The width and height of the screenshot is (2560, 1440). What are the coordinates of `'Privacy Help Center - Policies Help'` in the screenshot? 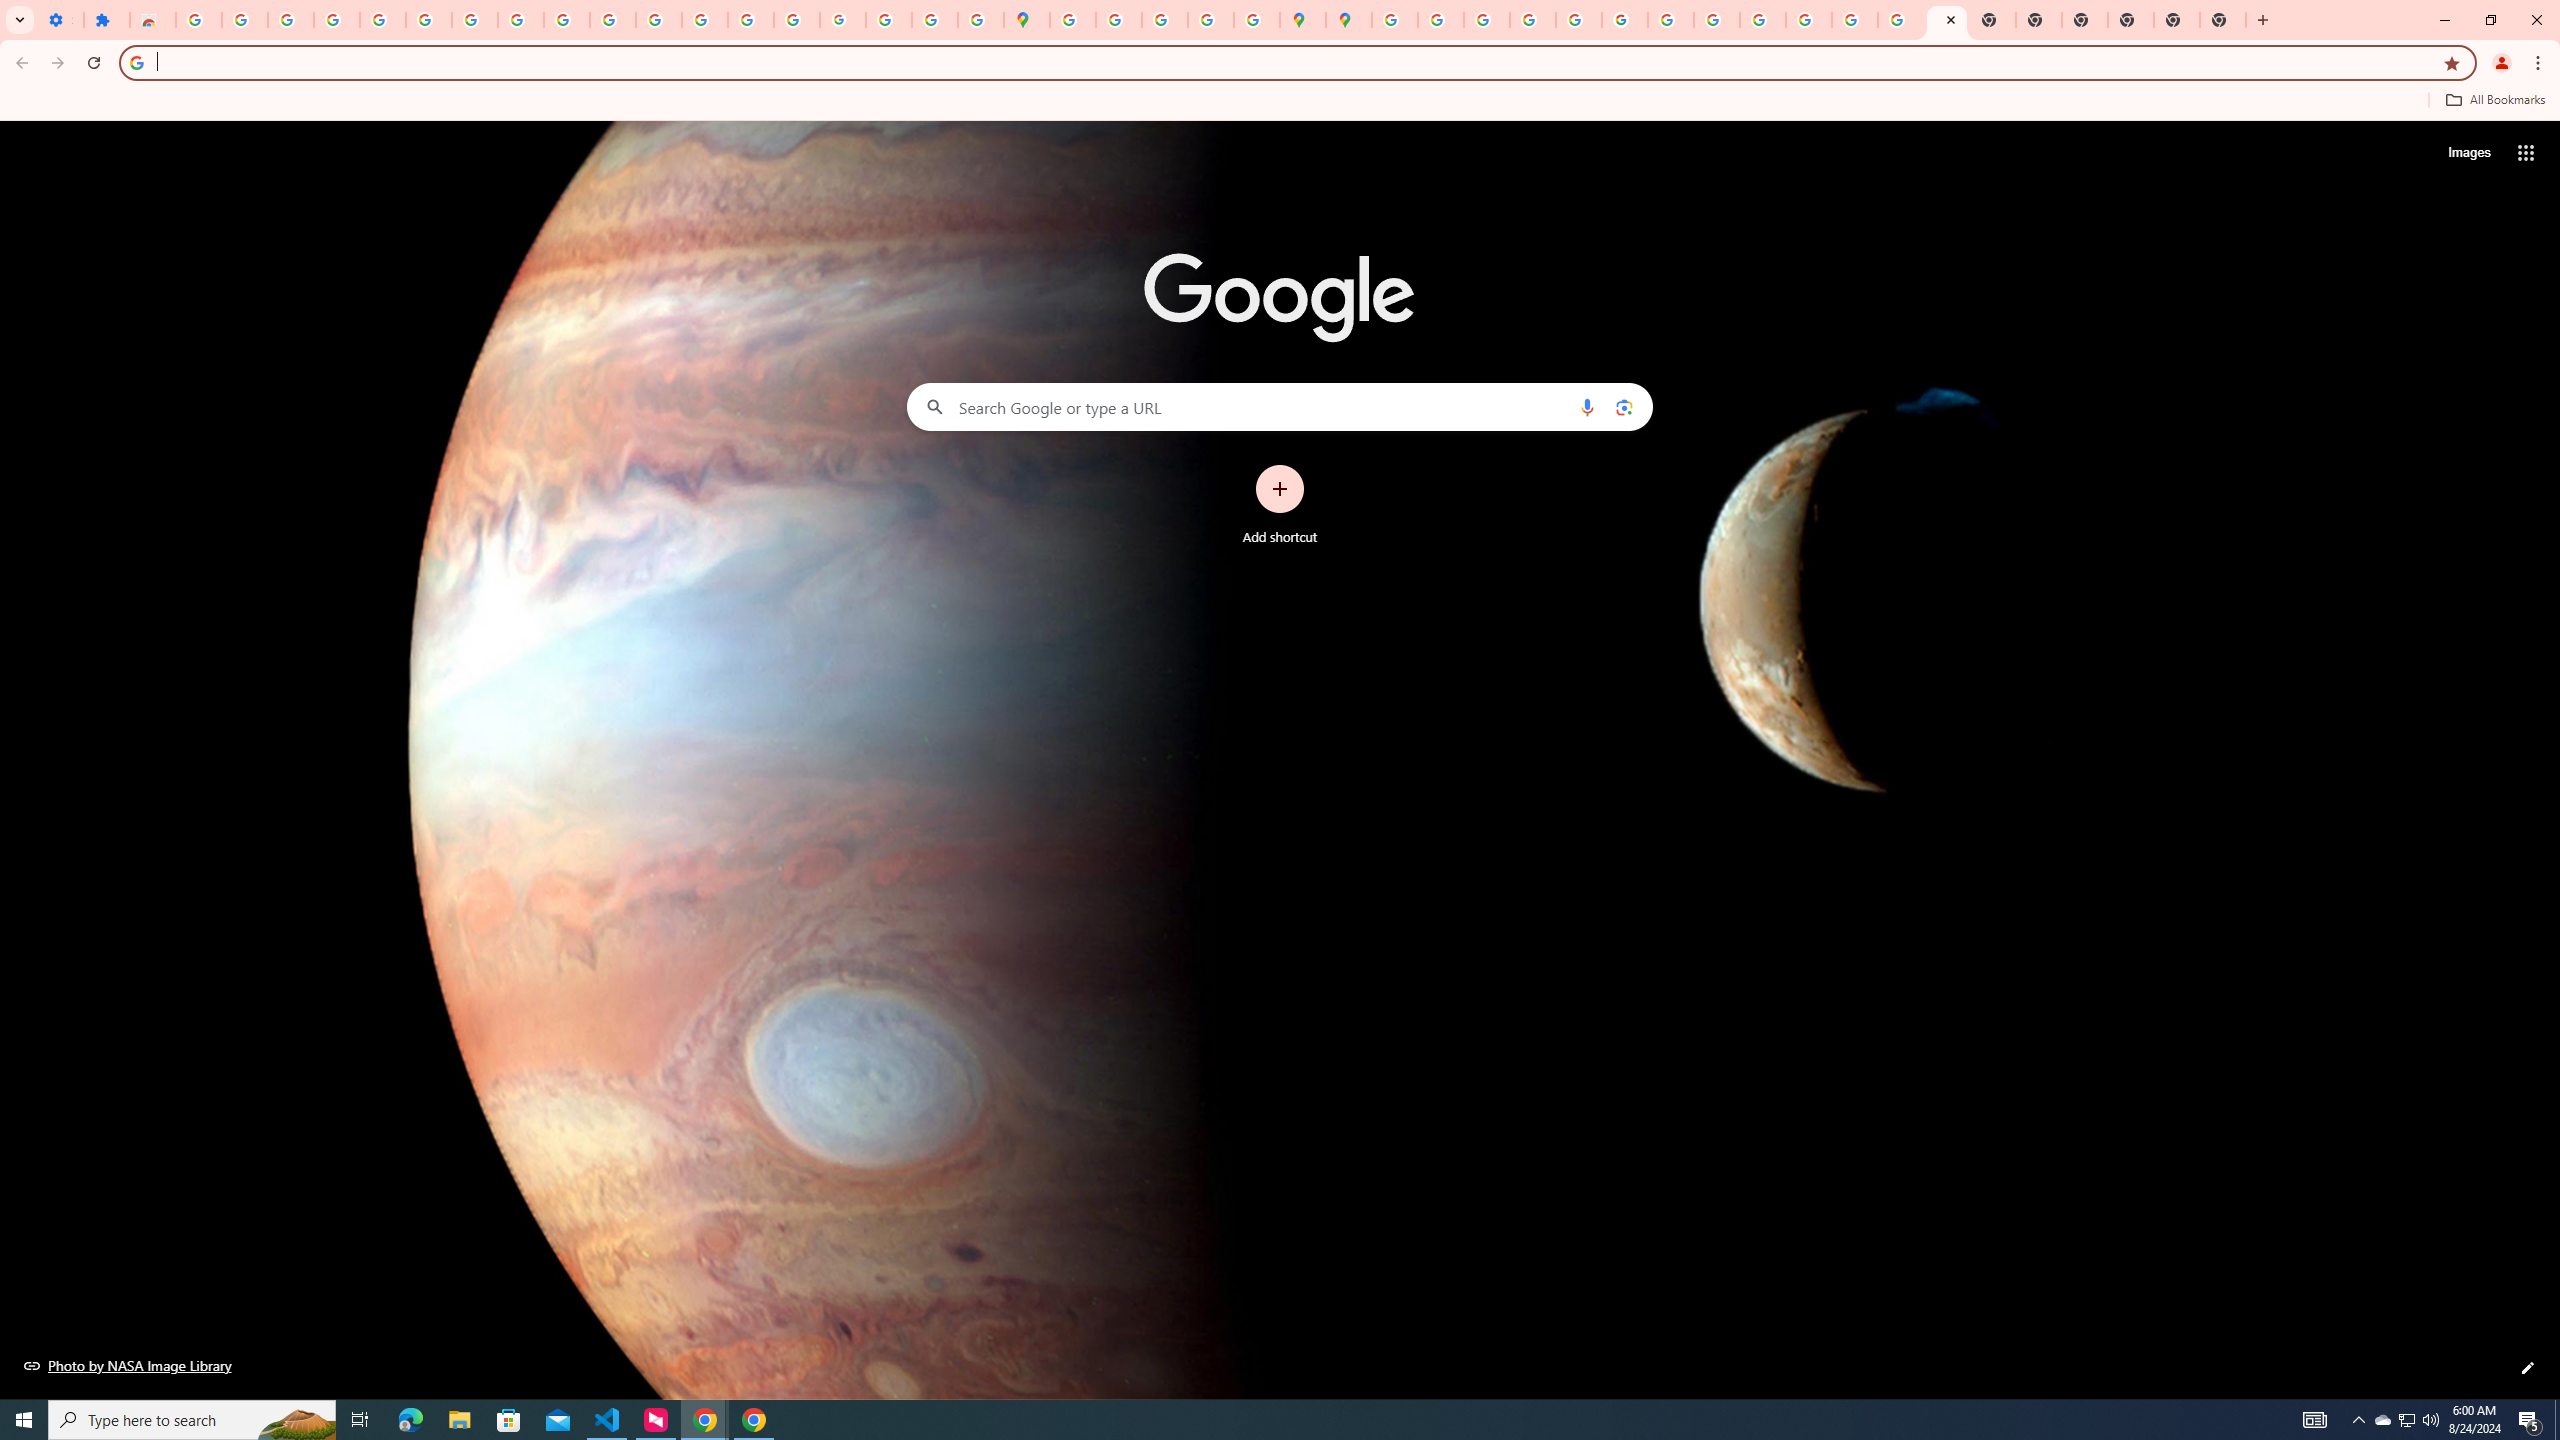 It's located at (1485, 19).